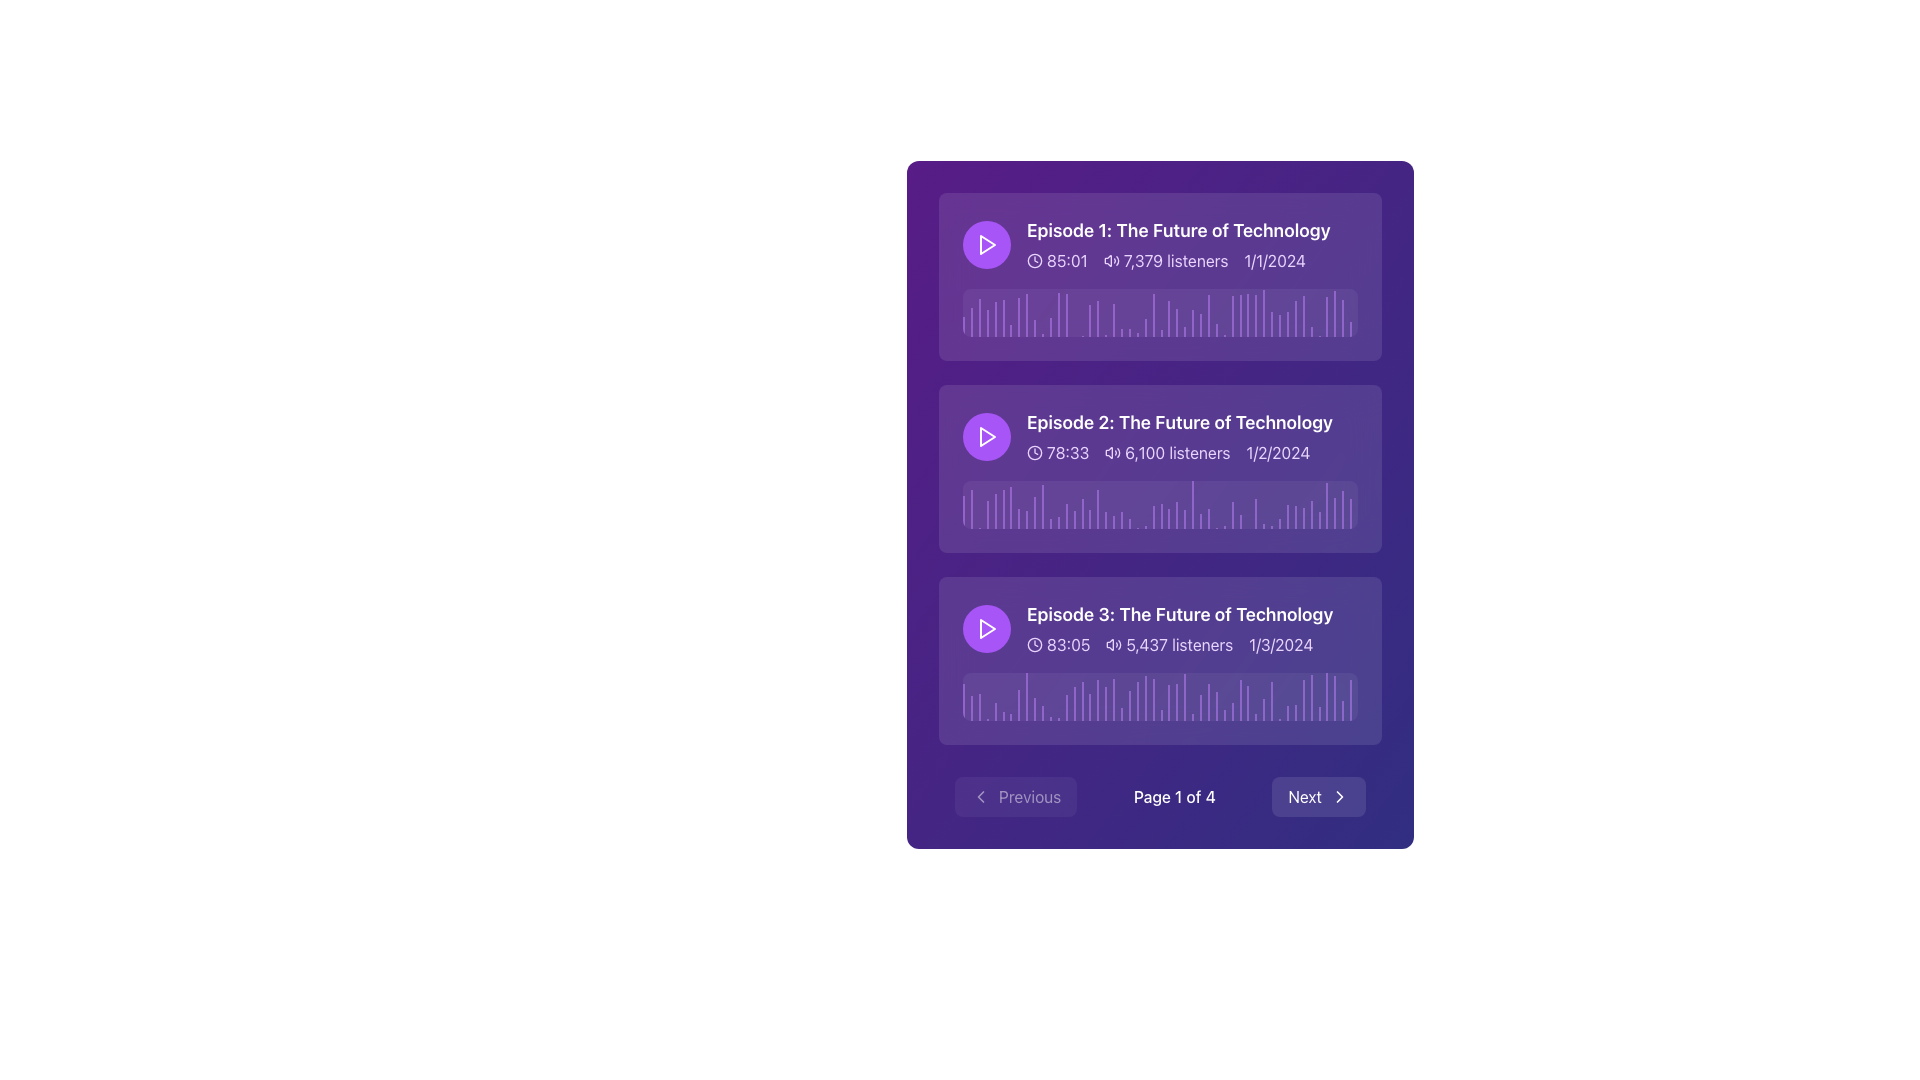 The image size is (1920, 1080). Describe the element at coordinates (1097, 699) in the screenshot. I see `the Playback Progress Indicator bar located in the waveform visual of the third card in a vertical stack of episodic cards` at that location.